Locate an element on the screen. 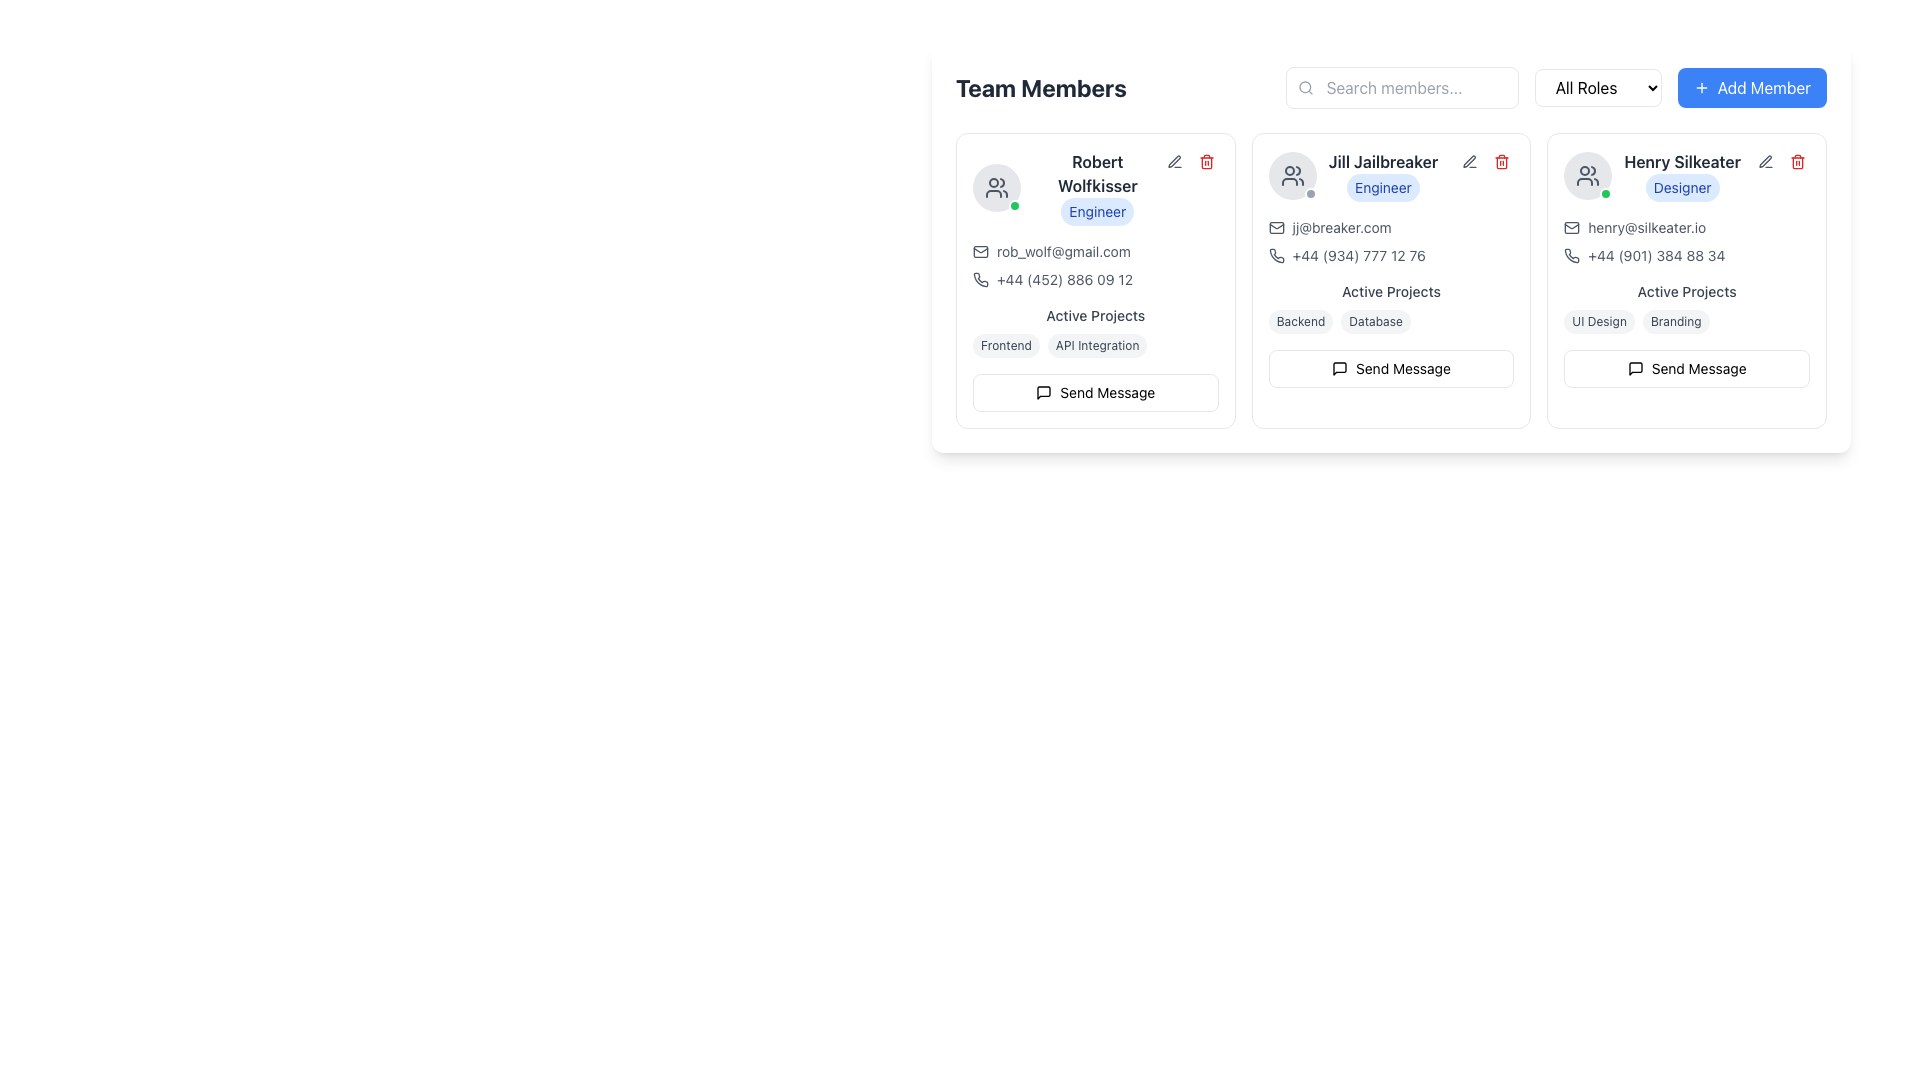 This screenshot has width=1920, height=1080. the badge containing the text 'API Integration' located under the 'Active Projects' section of Robert Wolfkisser's profile card, which is the second badge in a horizontal array is located at coordinates (1096, 345).